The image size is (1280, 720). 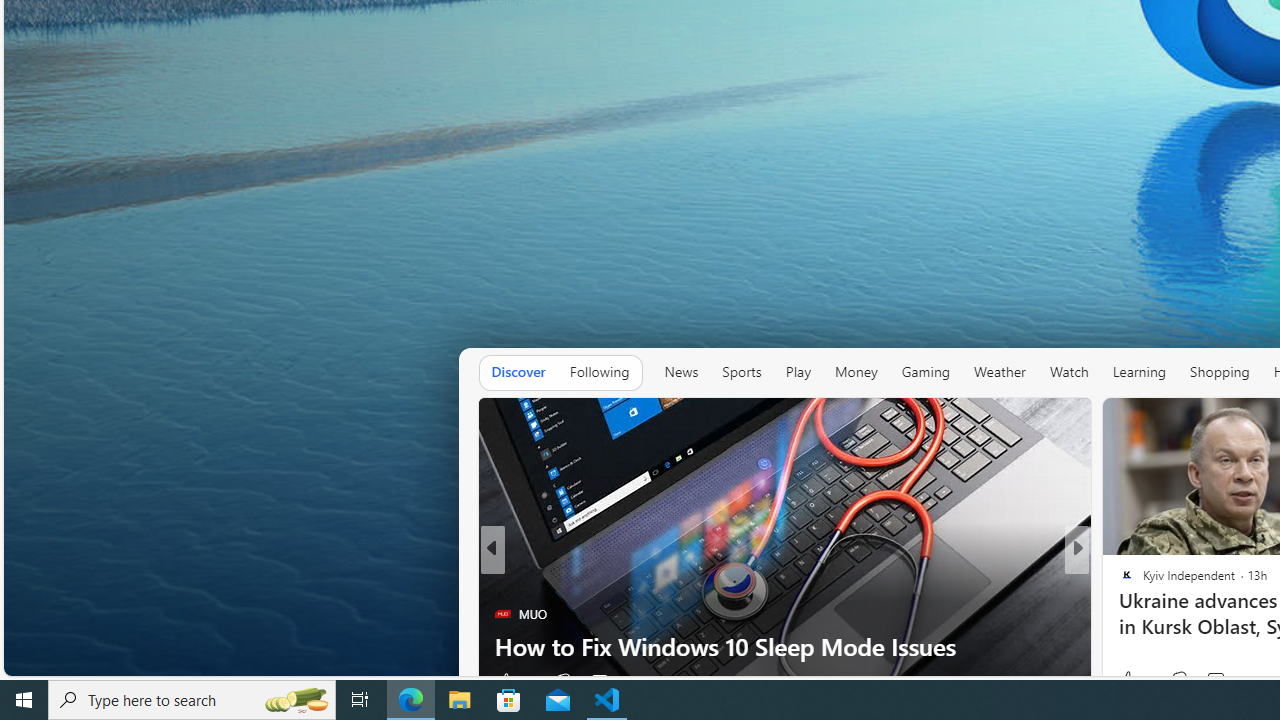 What do you see at coordinates (1125, 680) in the screenshot?
I see `'5 Like'` at bounding box center [1125, 680].